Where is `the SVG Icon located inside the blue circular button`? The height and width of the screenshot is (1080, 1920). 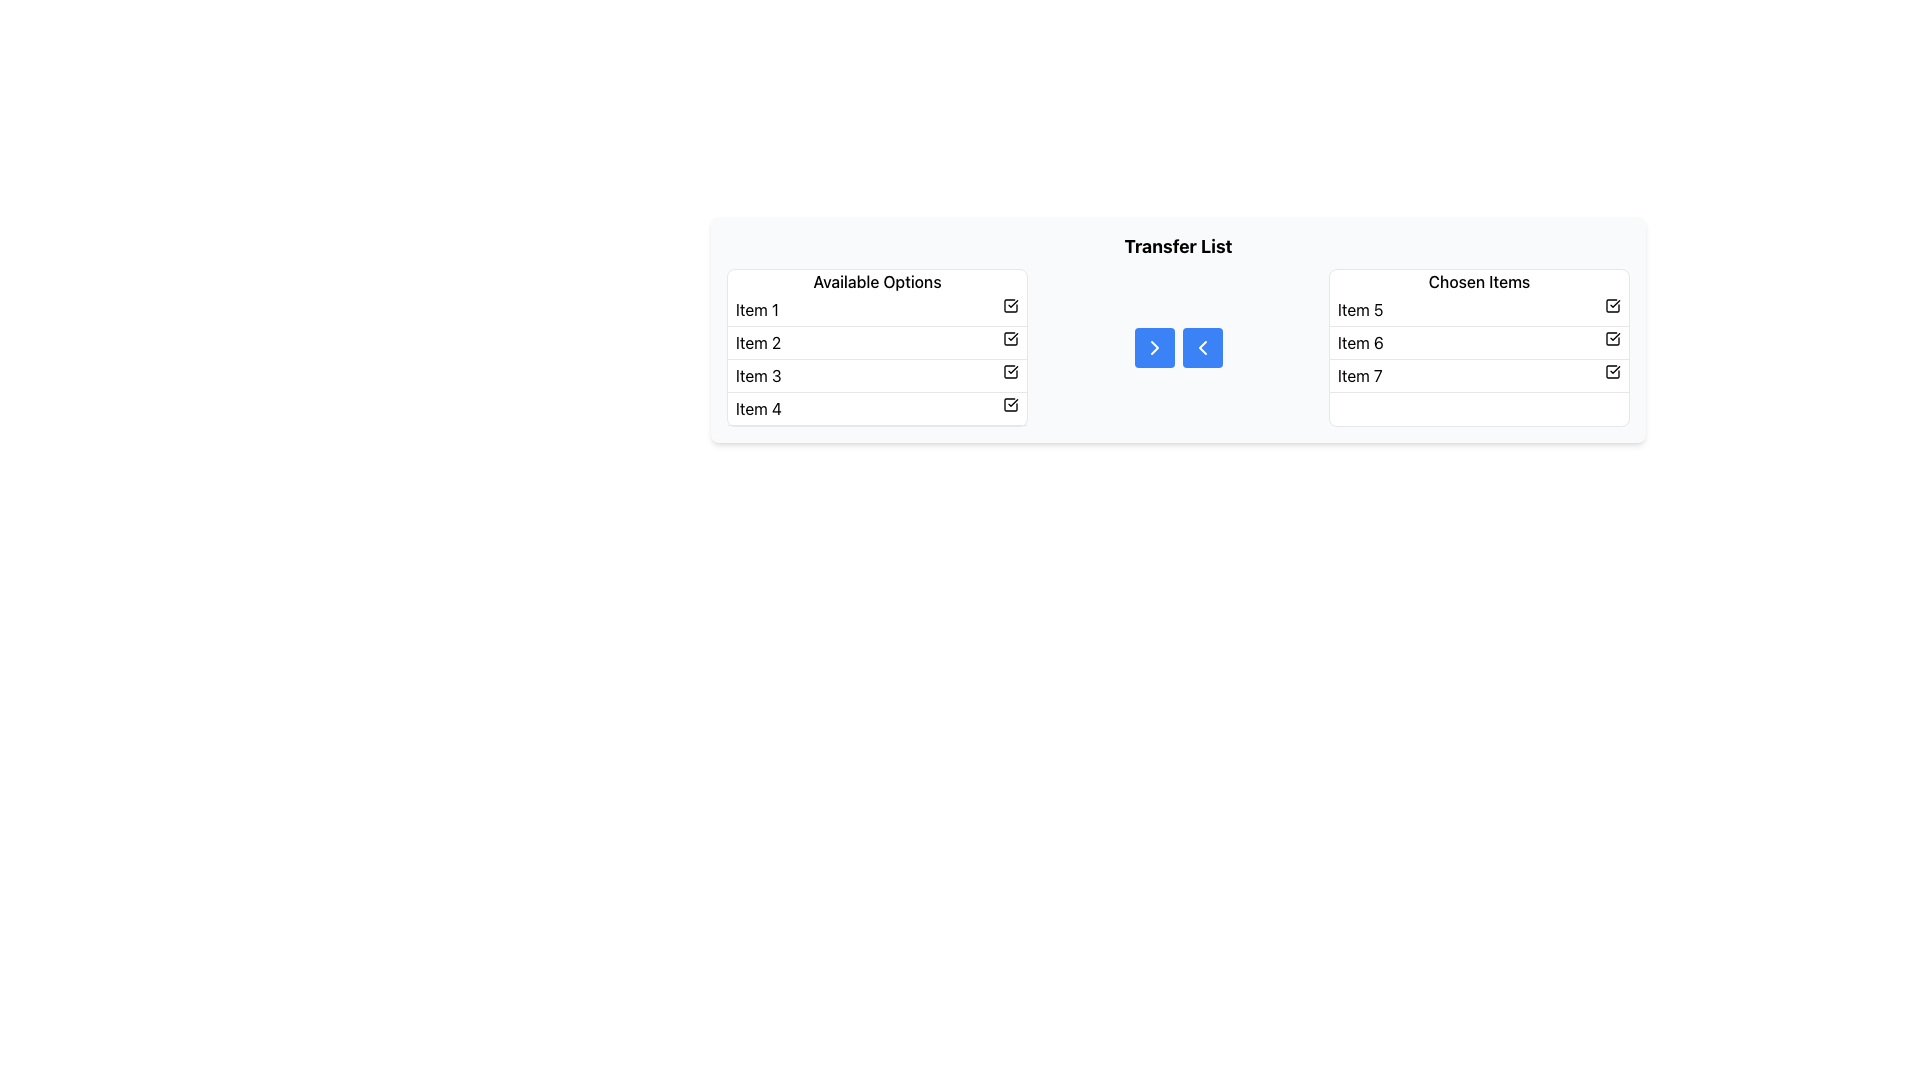
the SVG Icon located inside the blue circular button is located at coordinates (1154, 346).